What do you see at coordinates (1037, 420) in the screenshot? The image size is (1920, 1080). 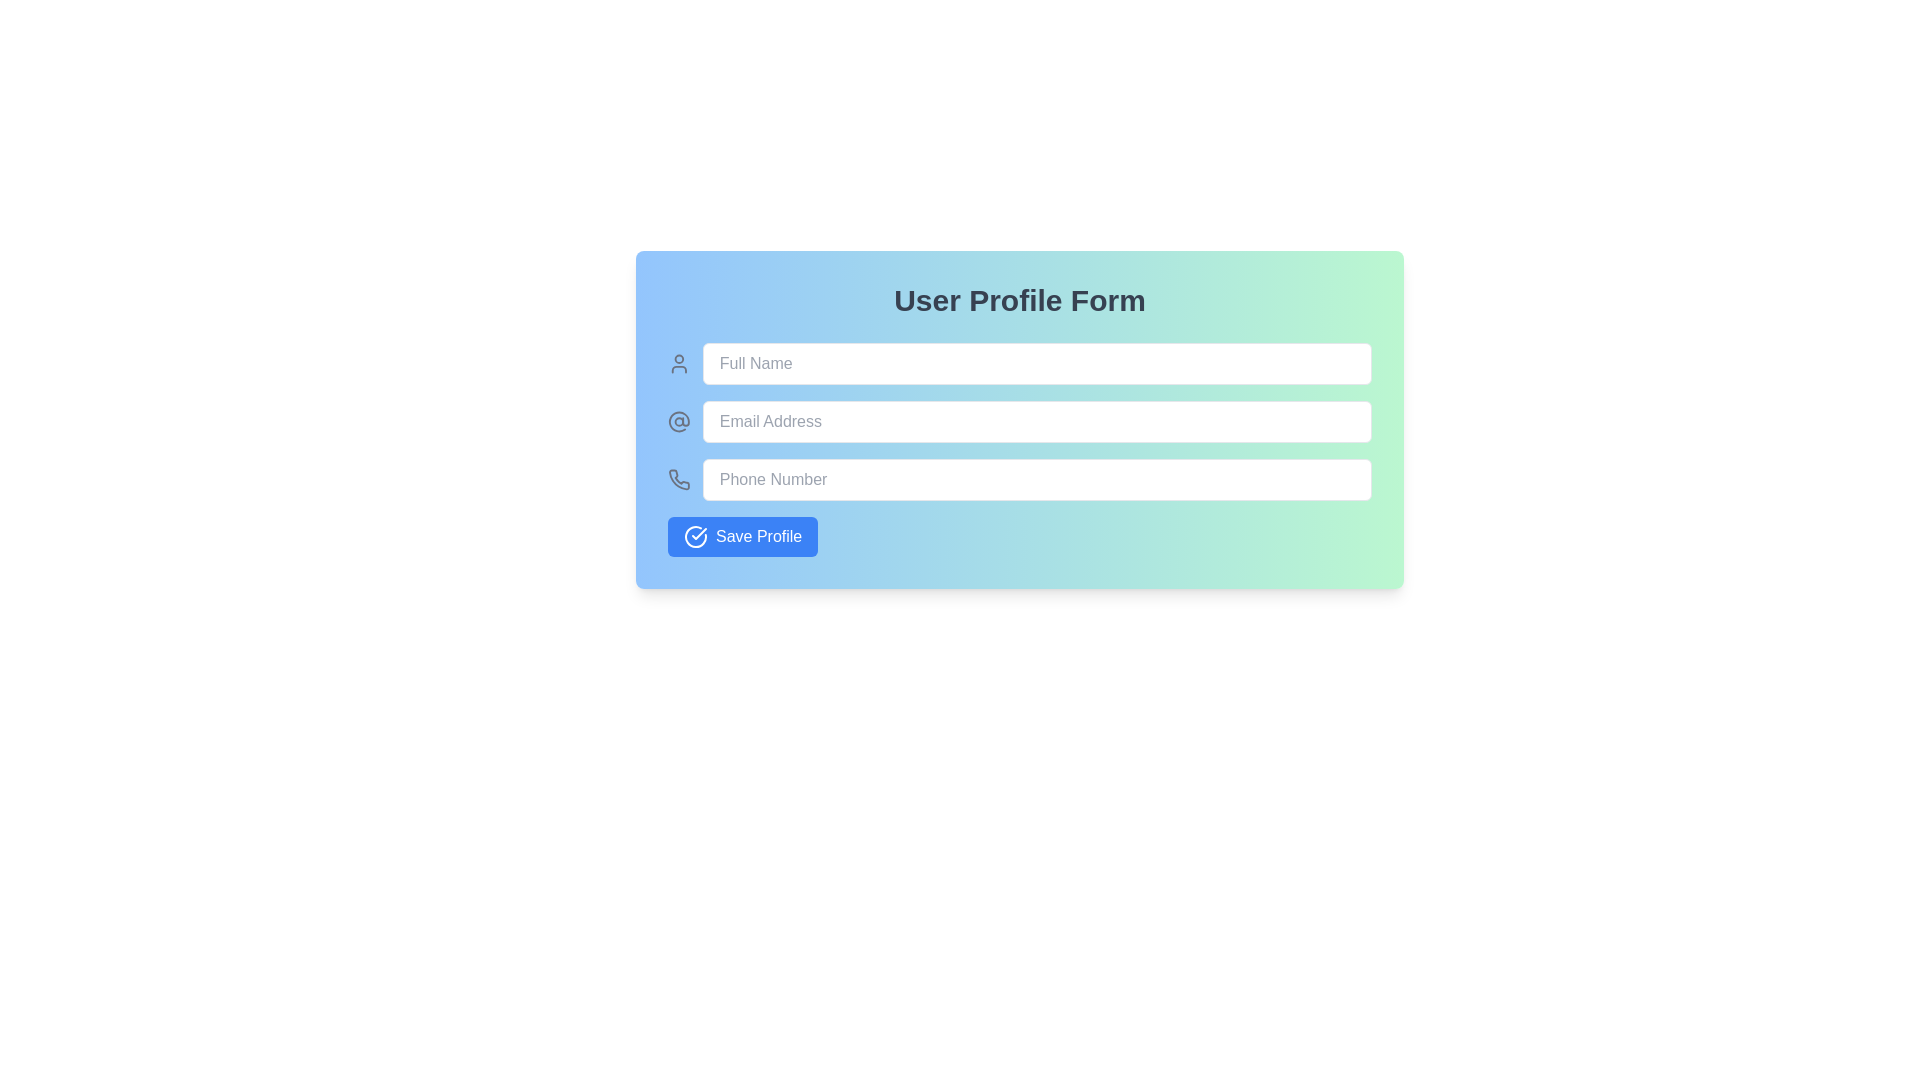 I see `the email input field in the user profile form` at bounding box center [1037, 420].